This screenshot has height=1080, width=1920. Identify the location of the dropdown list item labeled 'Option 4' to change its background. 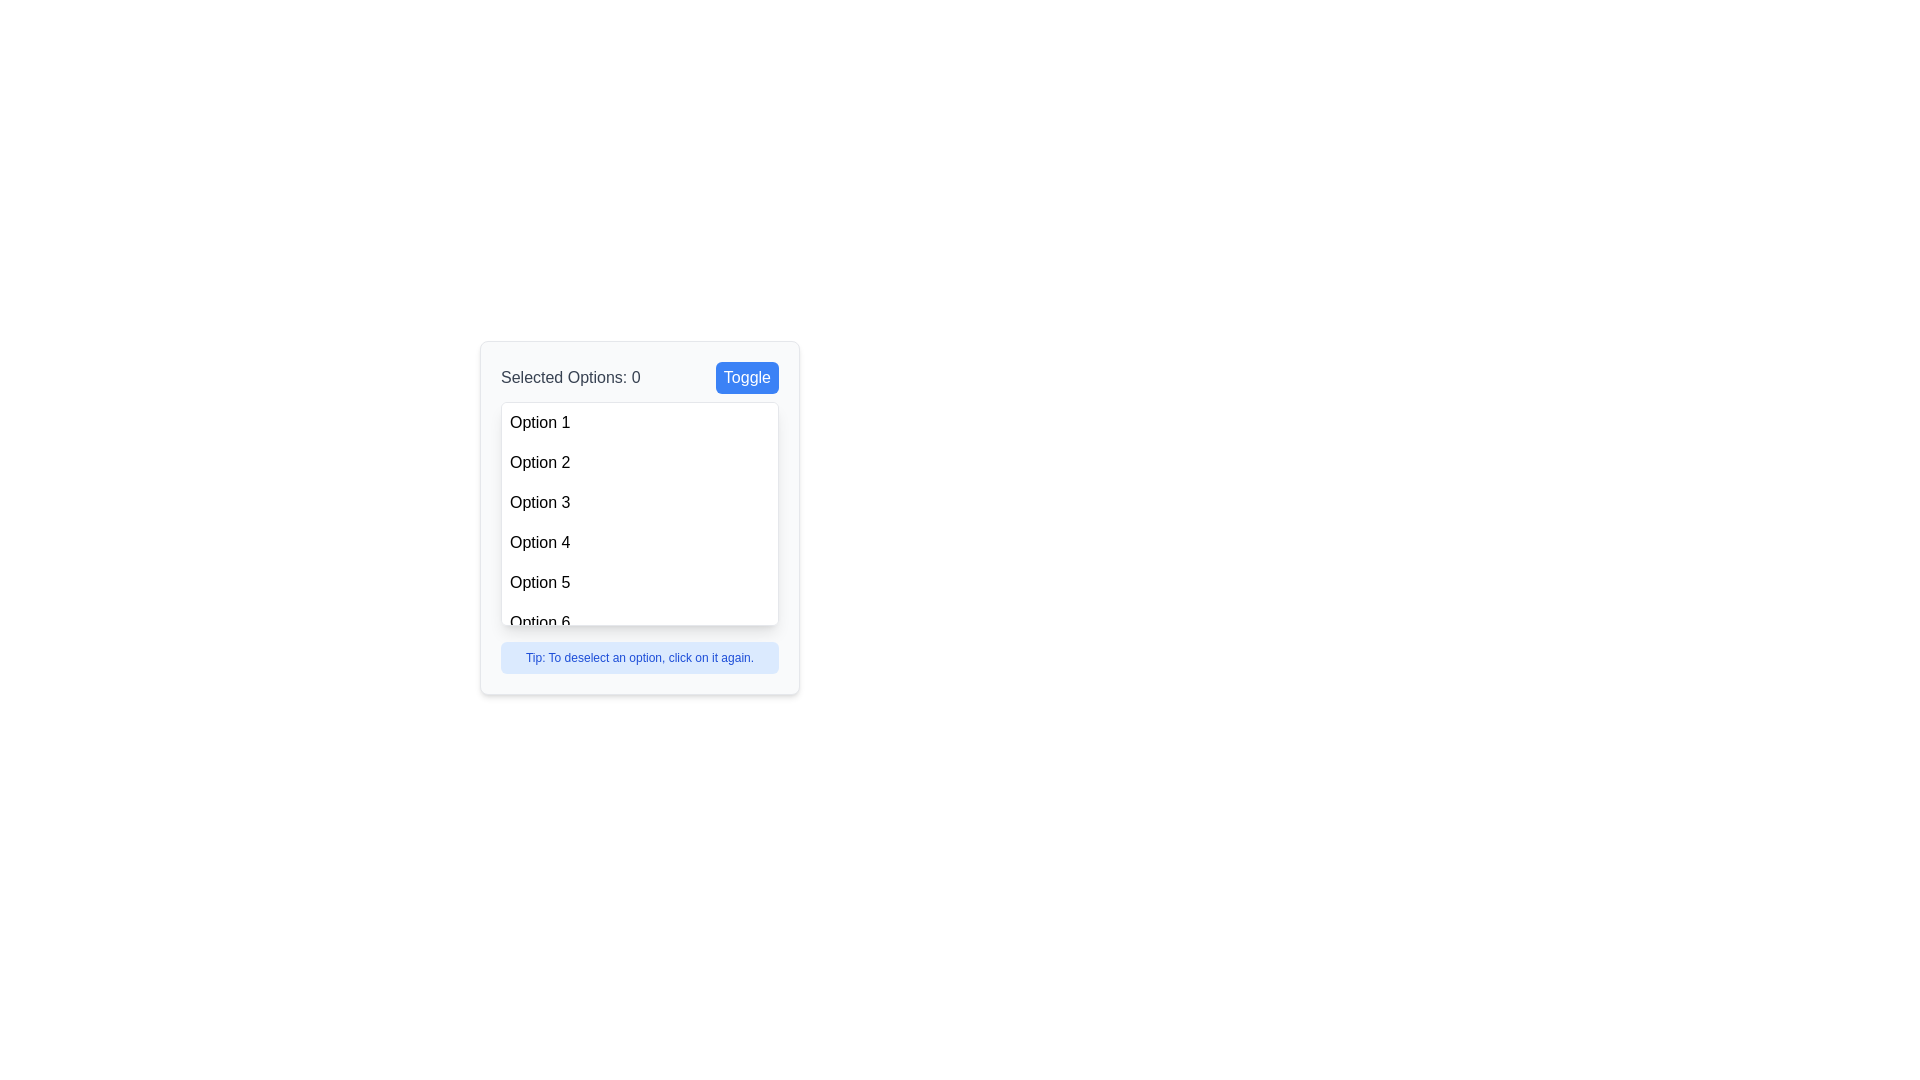
(638, 543).